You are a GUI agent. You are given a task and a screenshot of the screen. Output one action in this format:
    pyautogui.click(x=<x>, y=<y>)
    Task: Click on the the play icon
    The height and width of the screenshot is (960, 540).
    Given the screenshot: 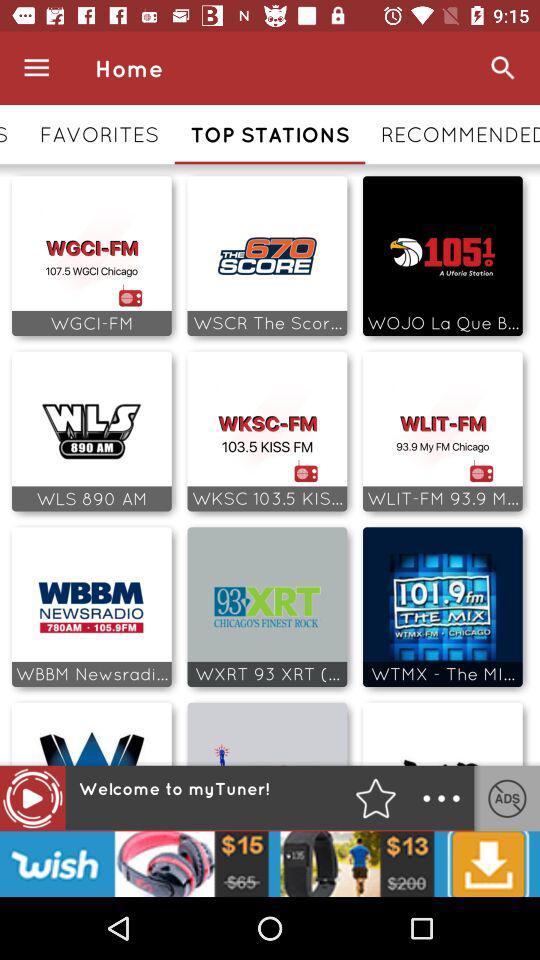 What is the action you would take?
    pyautogui.click(x=31, y=798)
    